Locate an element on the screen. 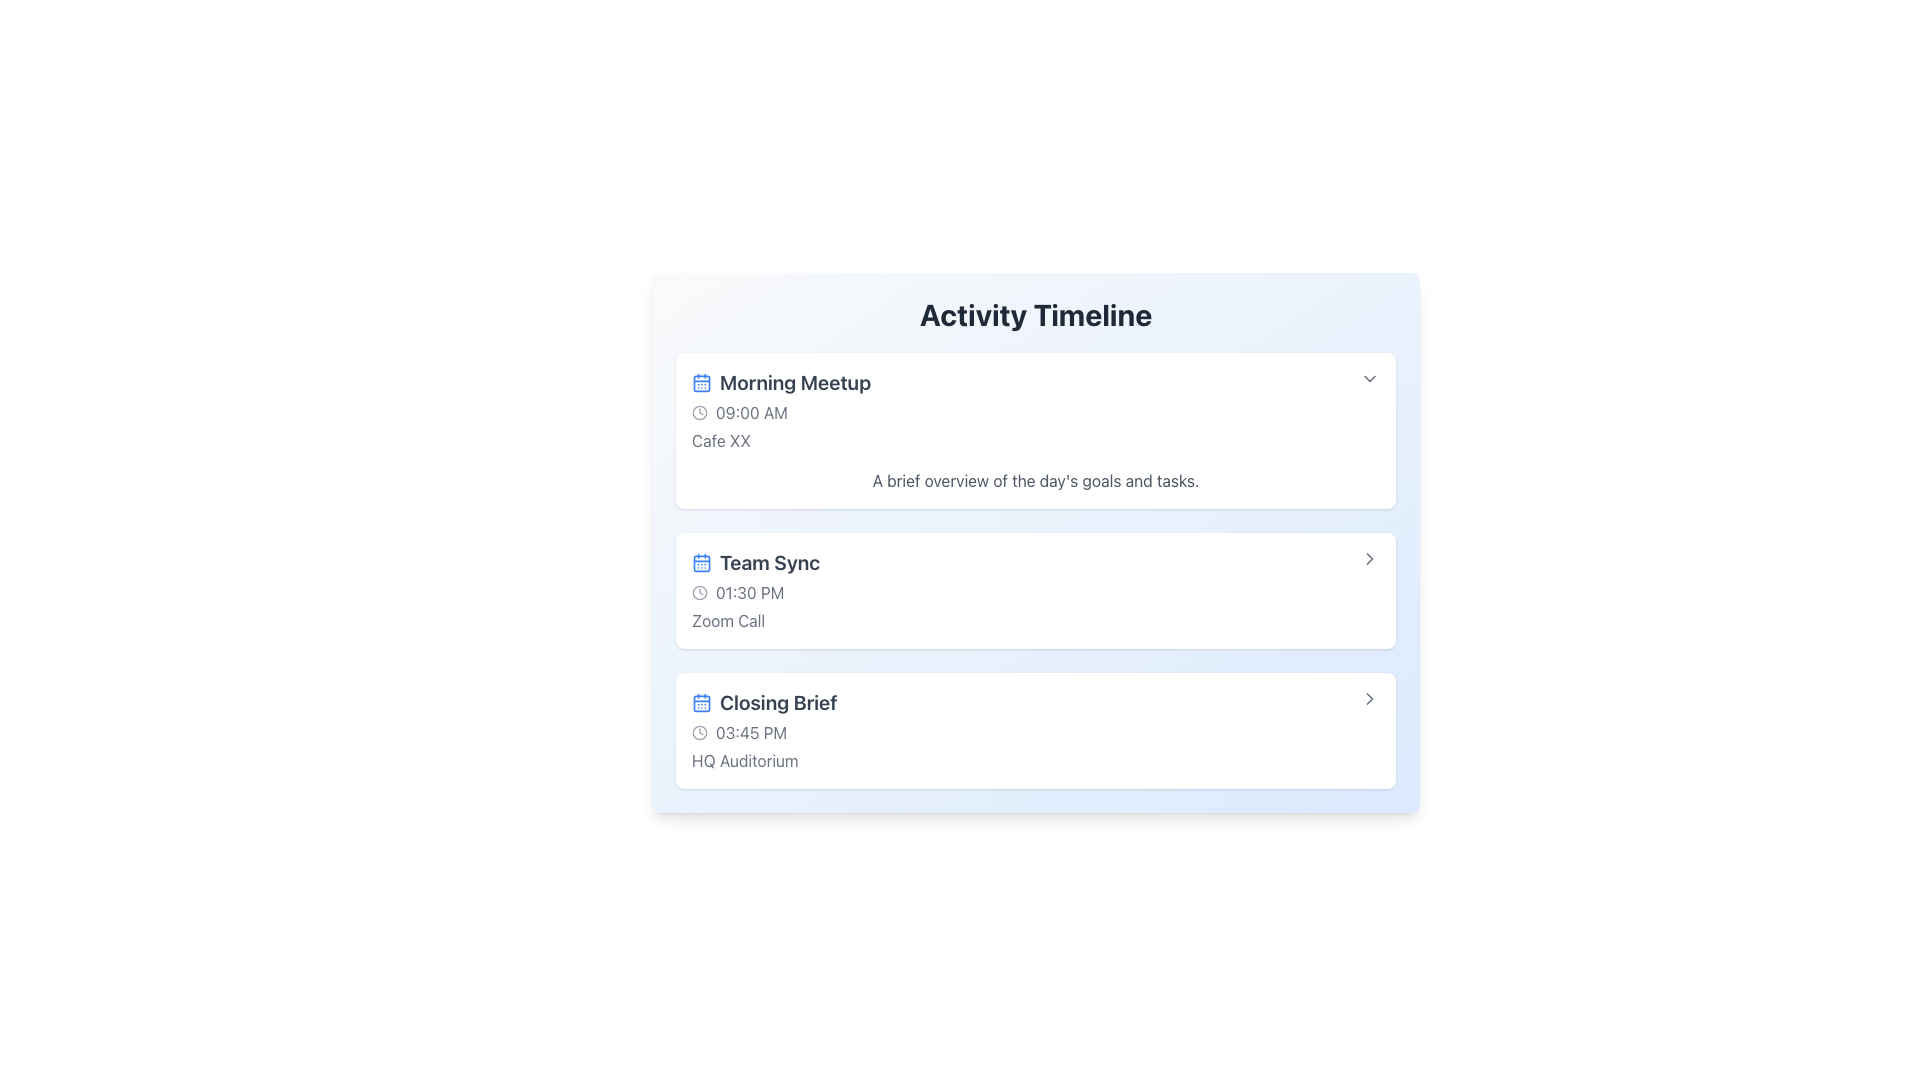  the time indicator text for the 'Closing Brief' event located in the third section of the 'Activity Timeline' interface, positioned between the section header and the location indicator is located at coordinates (763, 732).